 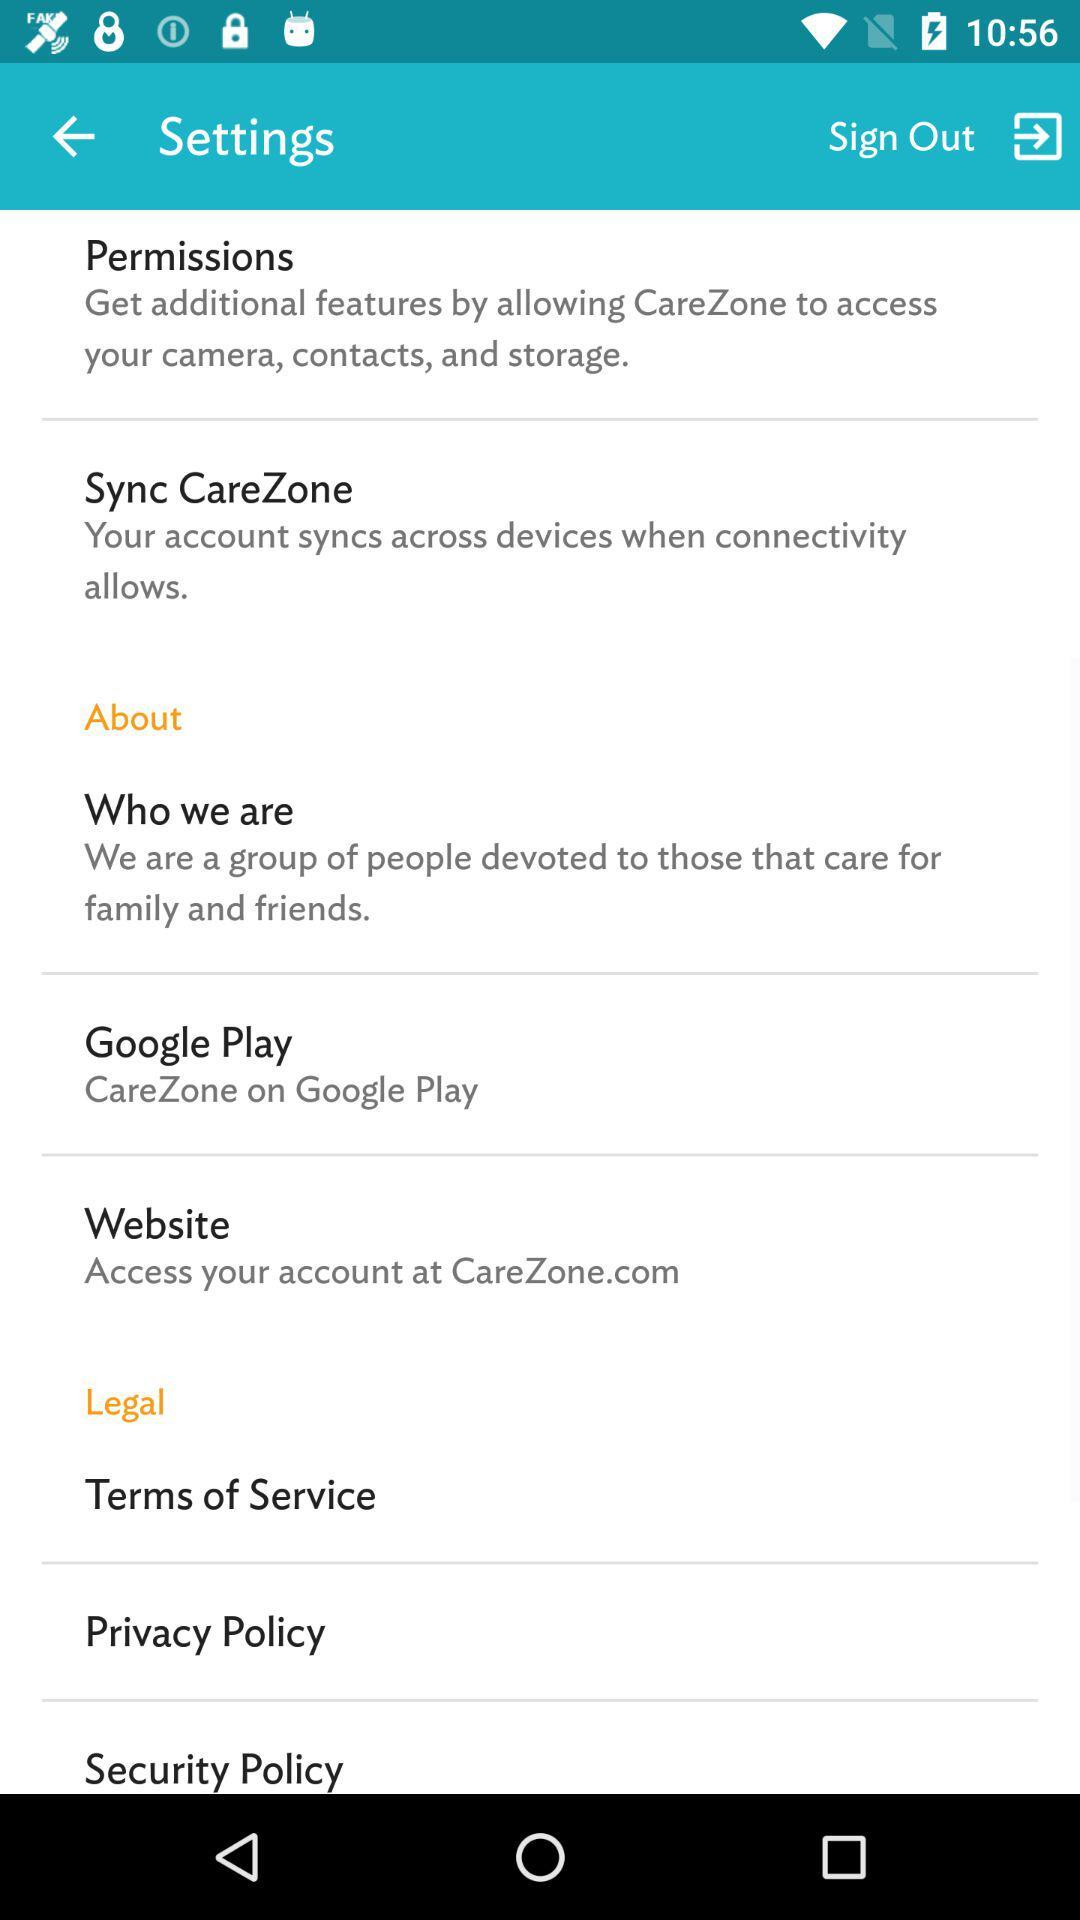 I want to click on icon above the access your account icon, so click(x=156, y=1222).